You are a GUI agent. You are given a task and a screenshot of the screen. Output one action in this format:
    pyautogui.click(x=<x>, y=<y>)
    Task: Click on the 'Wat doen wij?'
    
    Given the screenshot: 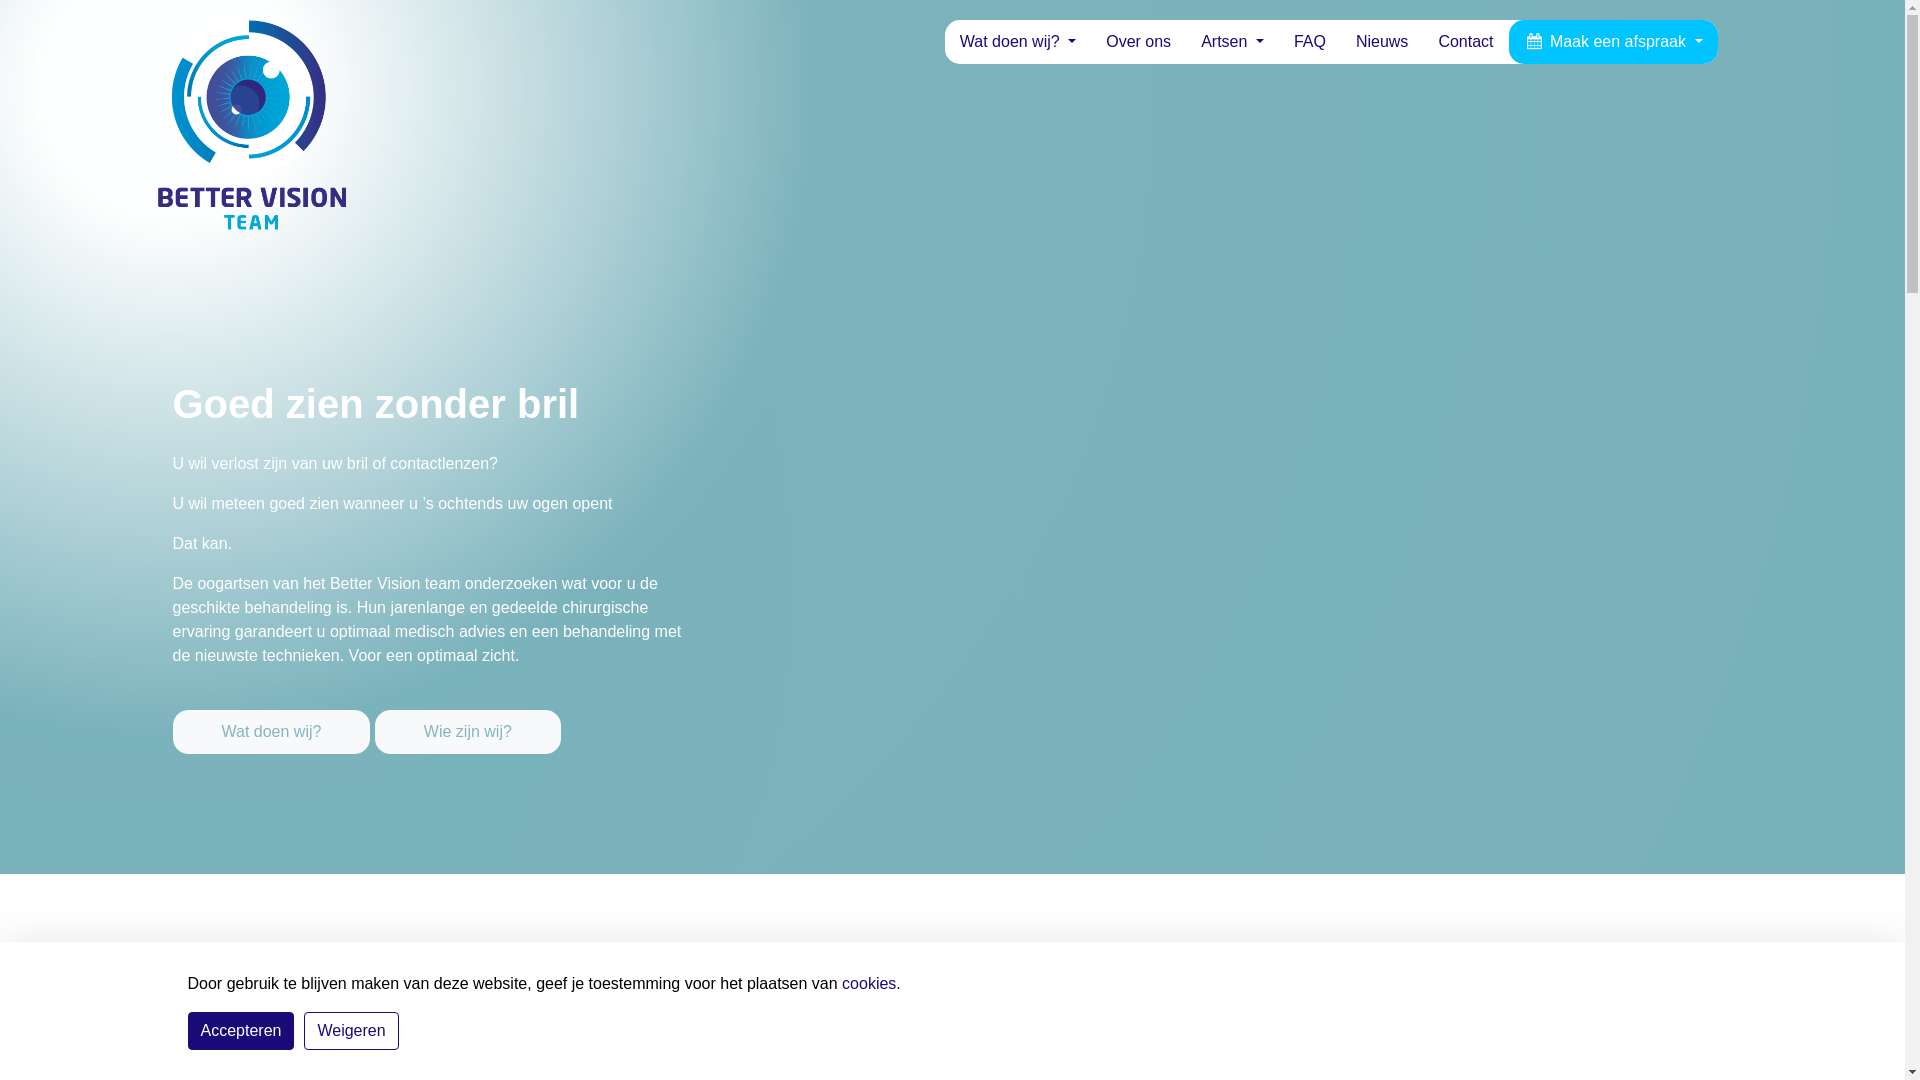 What is the action you would take?
    pyautogui.click(x=1017, y=42)
    